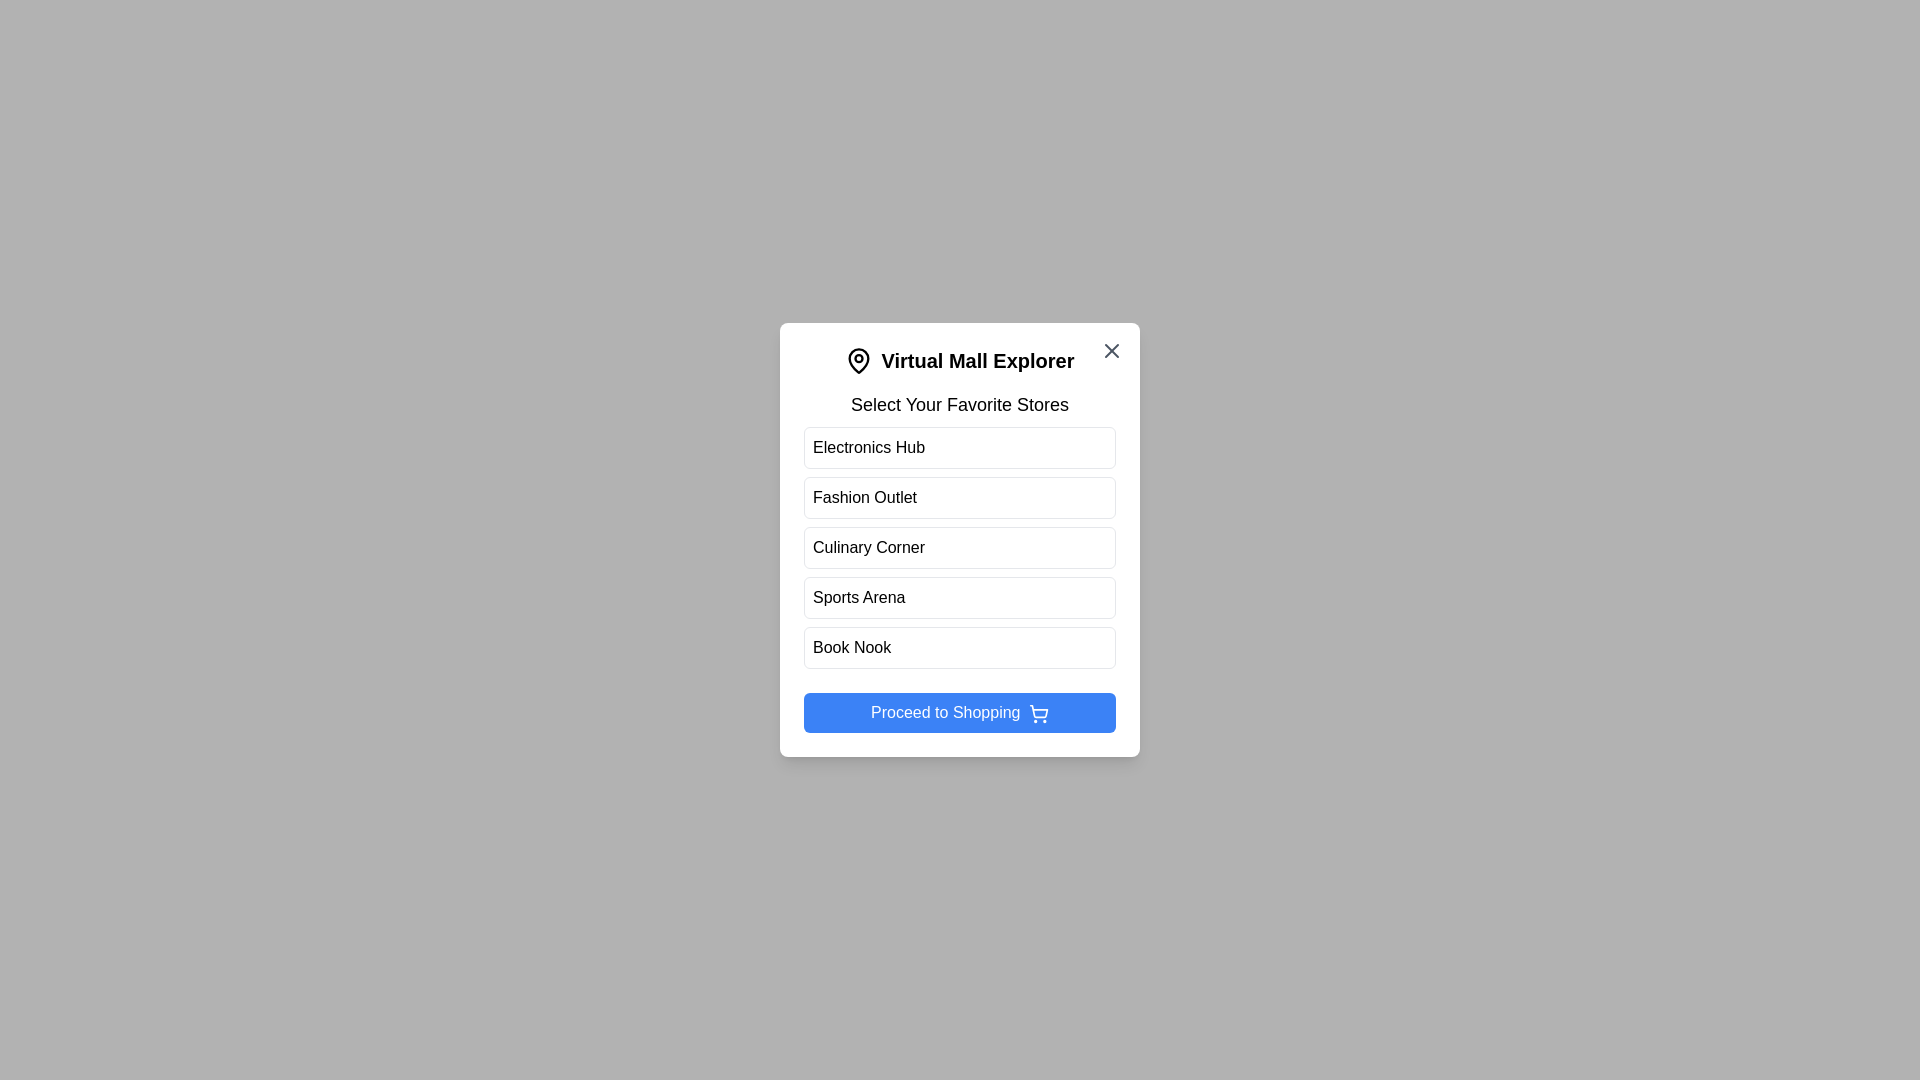 Image resolution: width=1920 pixels, height=1080 pixels. Describe the element at coordinates (859, 361) in the screenshot. I see `the geolocation icon positioned to the left of the 'Virtual Mall Explorer' text in the header area of the modal for information` at that location.